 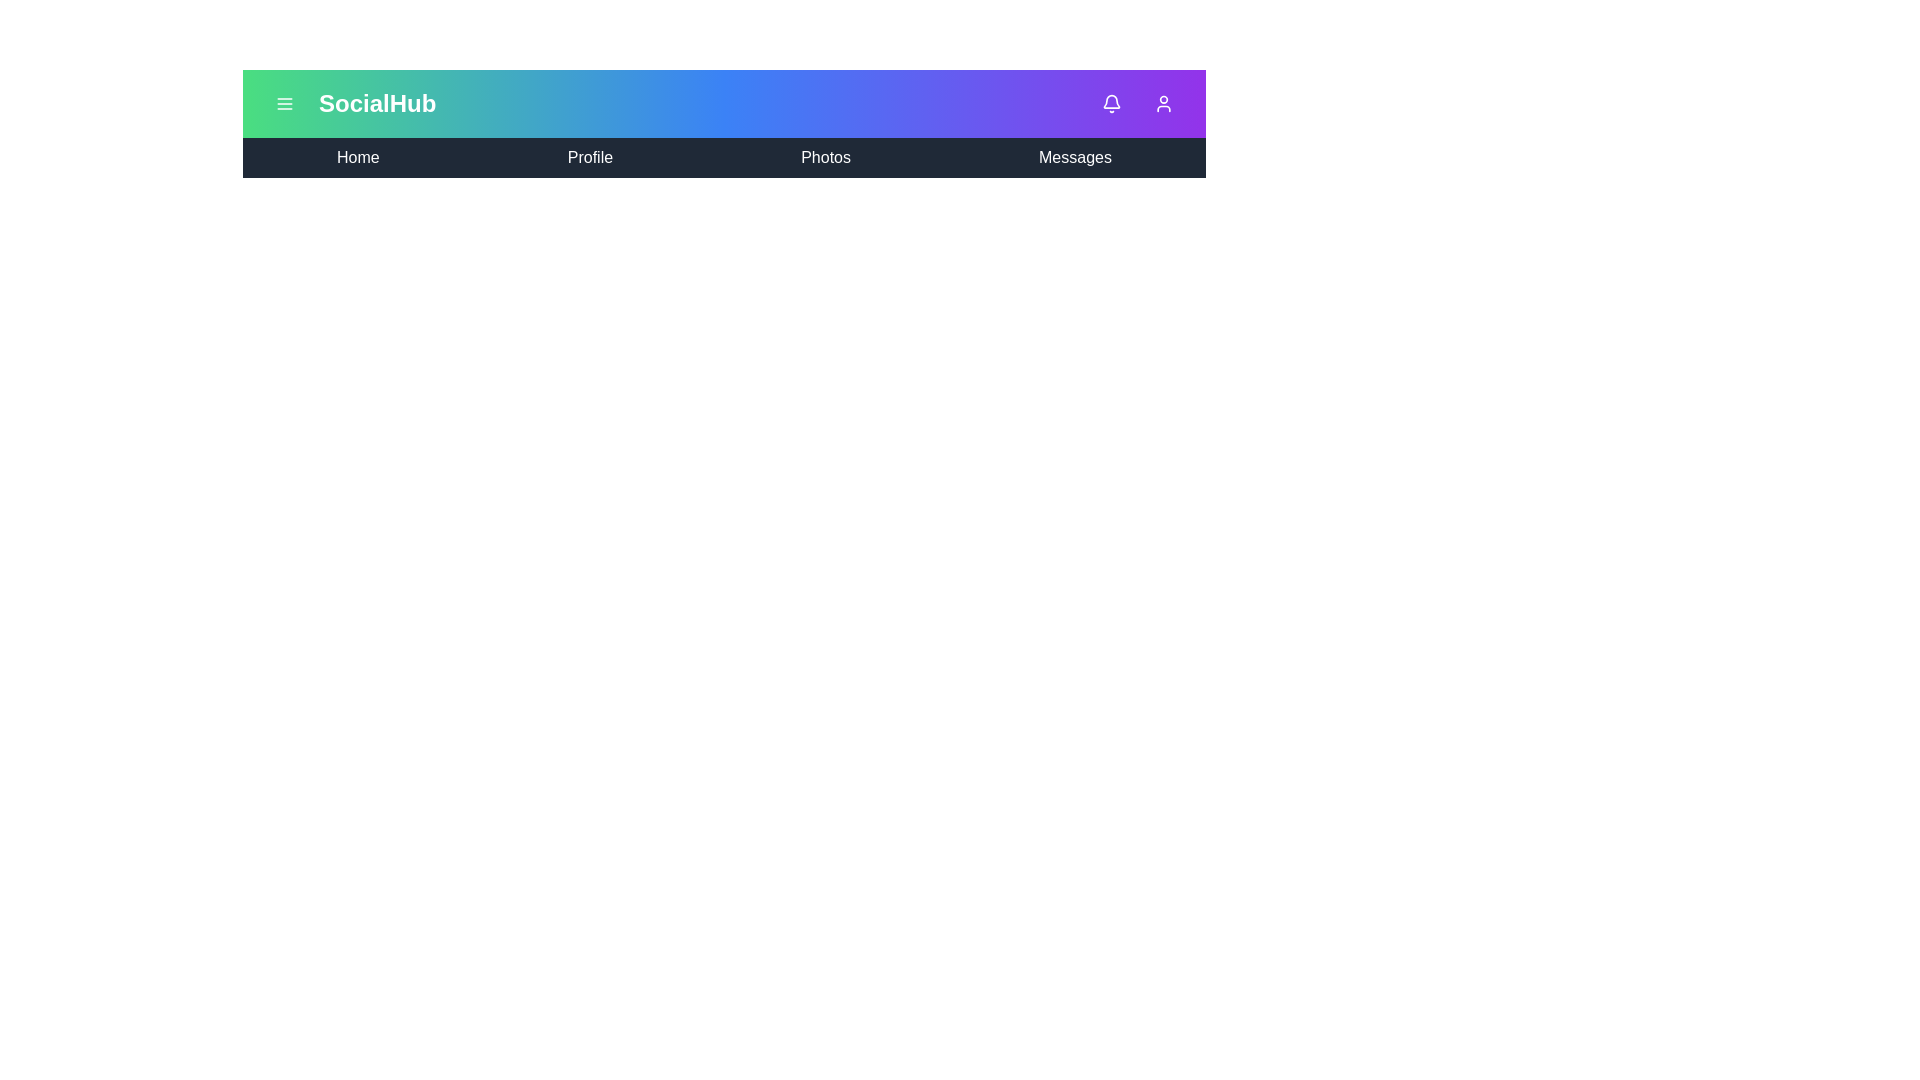 What do you see at coordinates (1074, 157) in the screenshot?
I see `the navigation item Messages to see the hover effect` at bounding box center [1074, 157].